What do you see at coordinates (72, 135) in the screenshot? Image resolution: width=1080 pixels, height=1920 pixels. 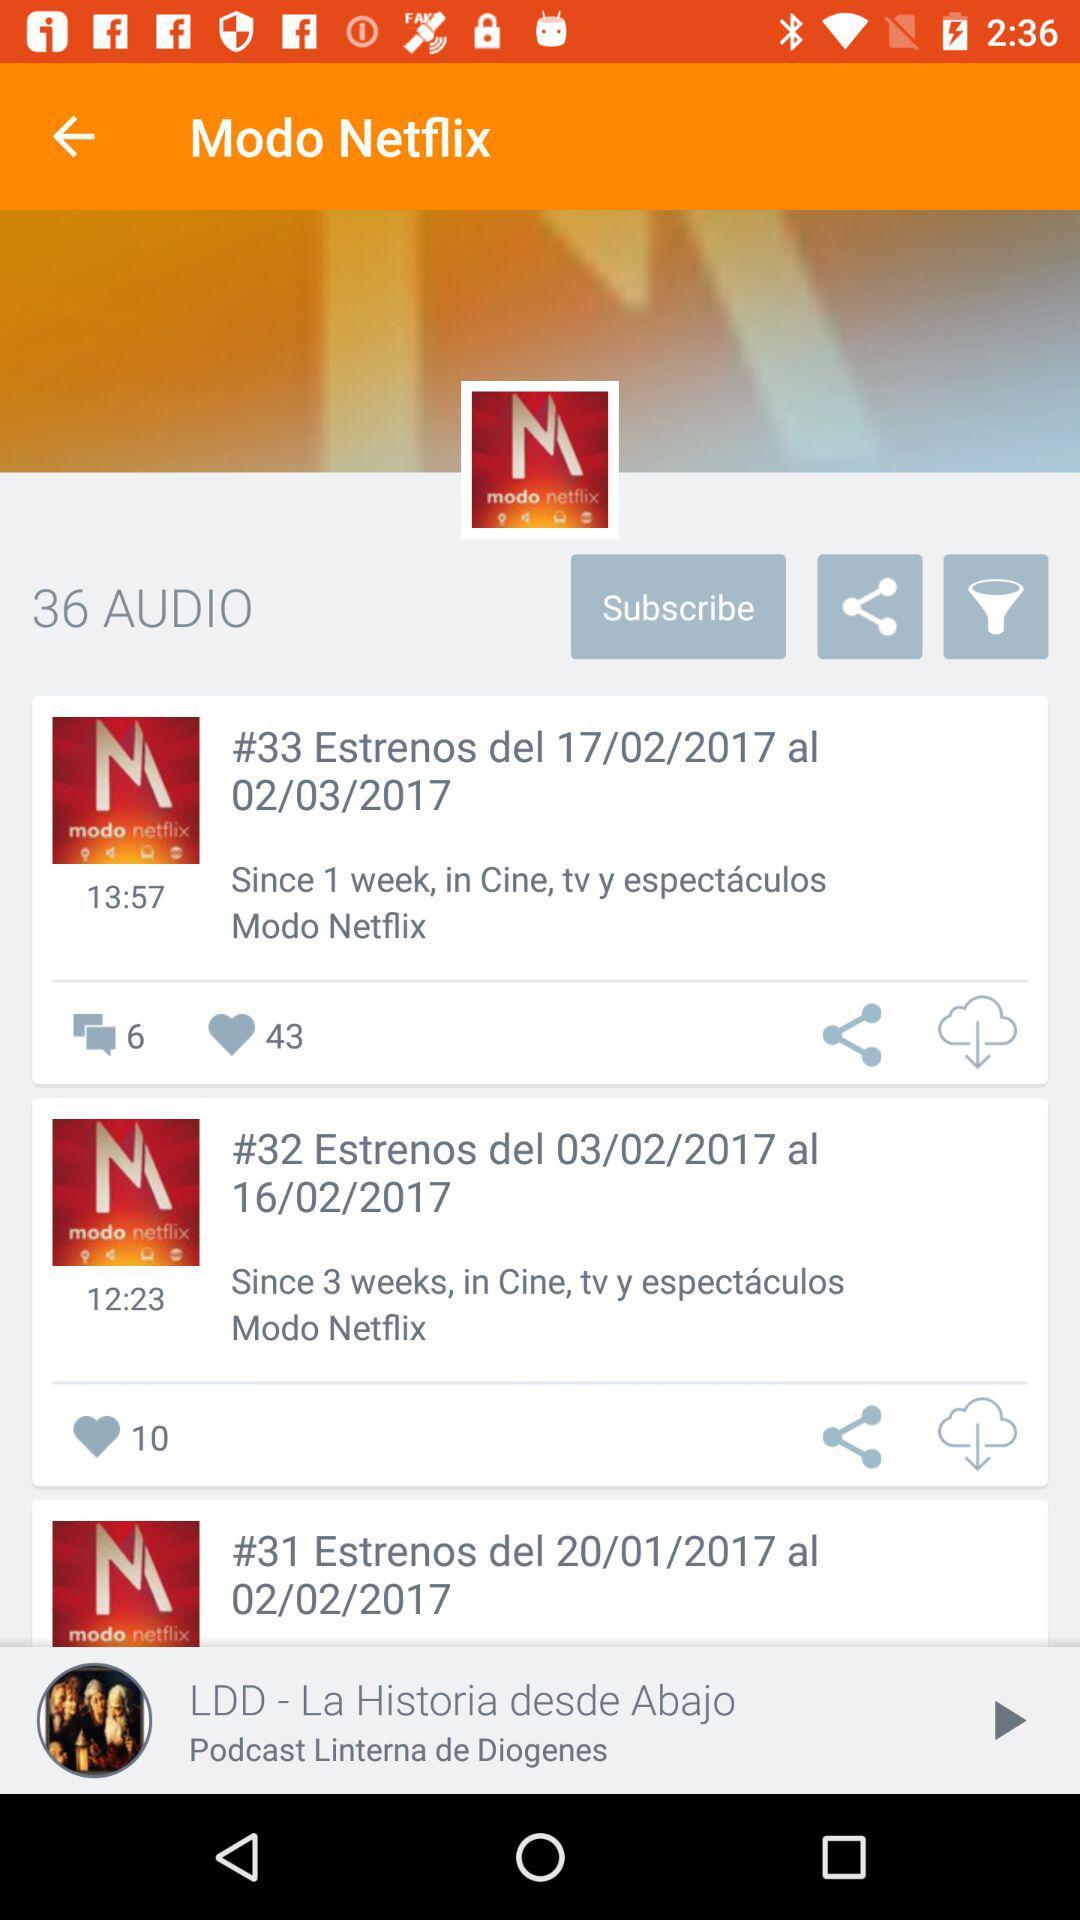 I see `icon next to the modo netflix` at bounding box center [72, 135].